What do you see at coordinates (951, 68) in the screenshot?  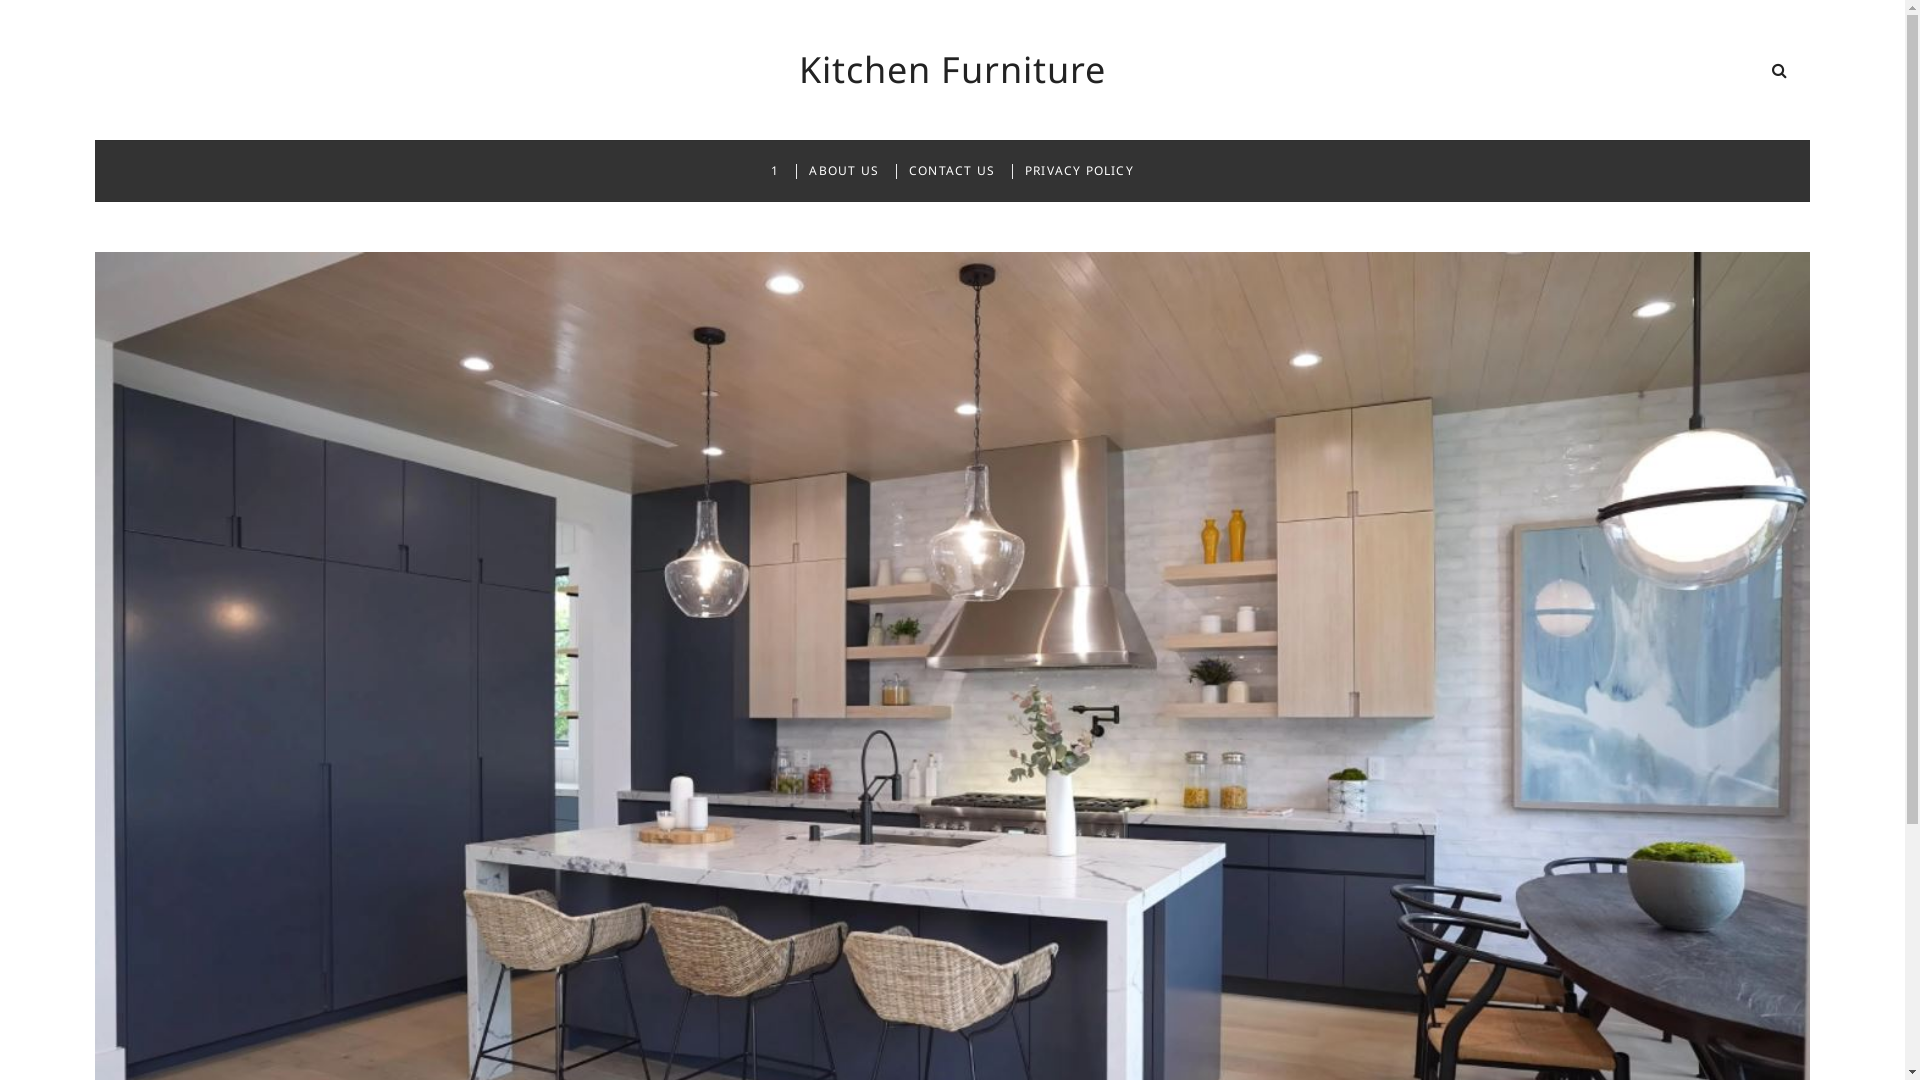 I see `'Kitchen Furniture'` at bounding box center [951, 68].